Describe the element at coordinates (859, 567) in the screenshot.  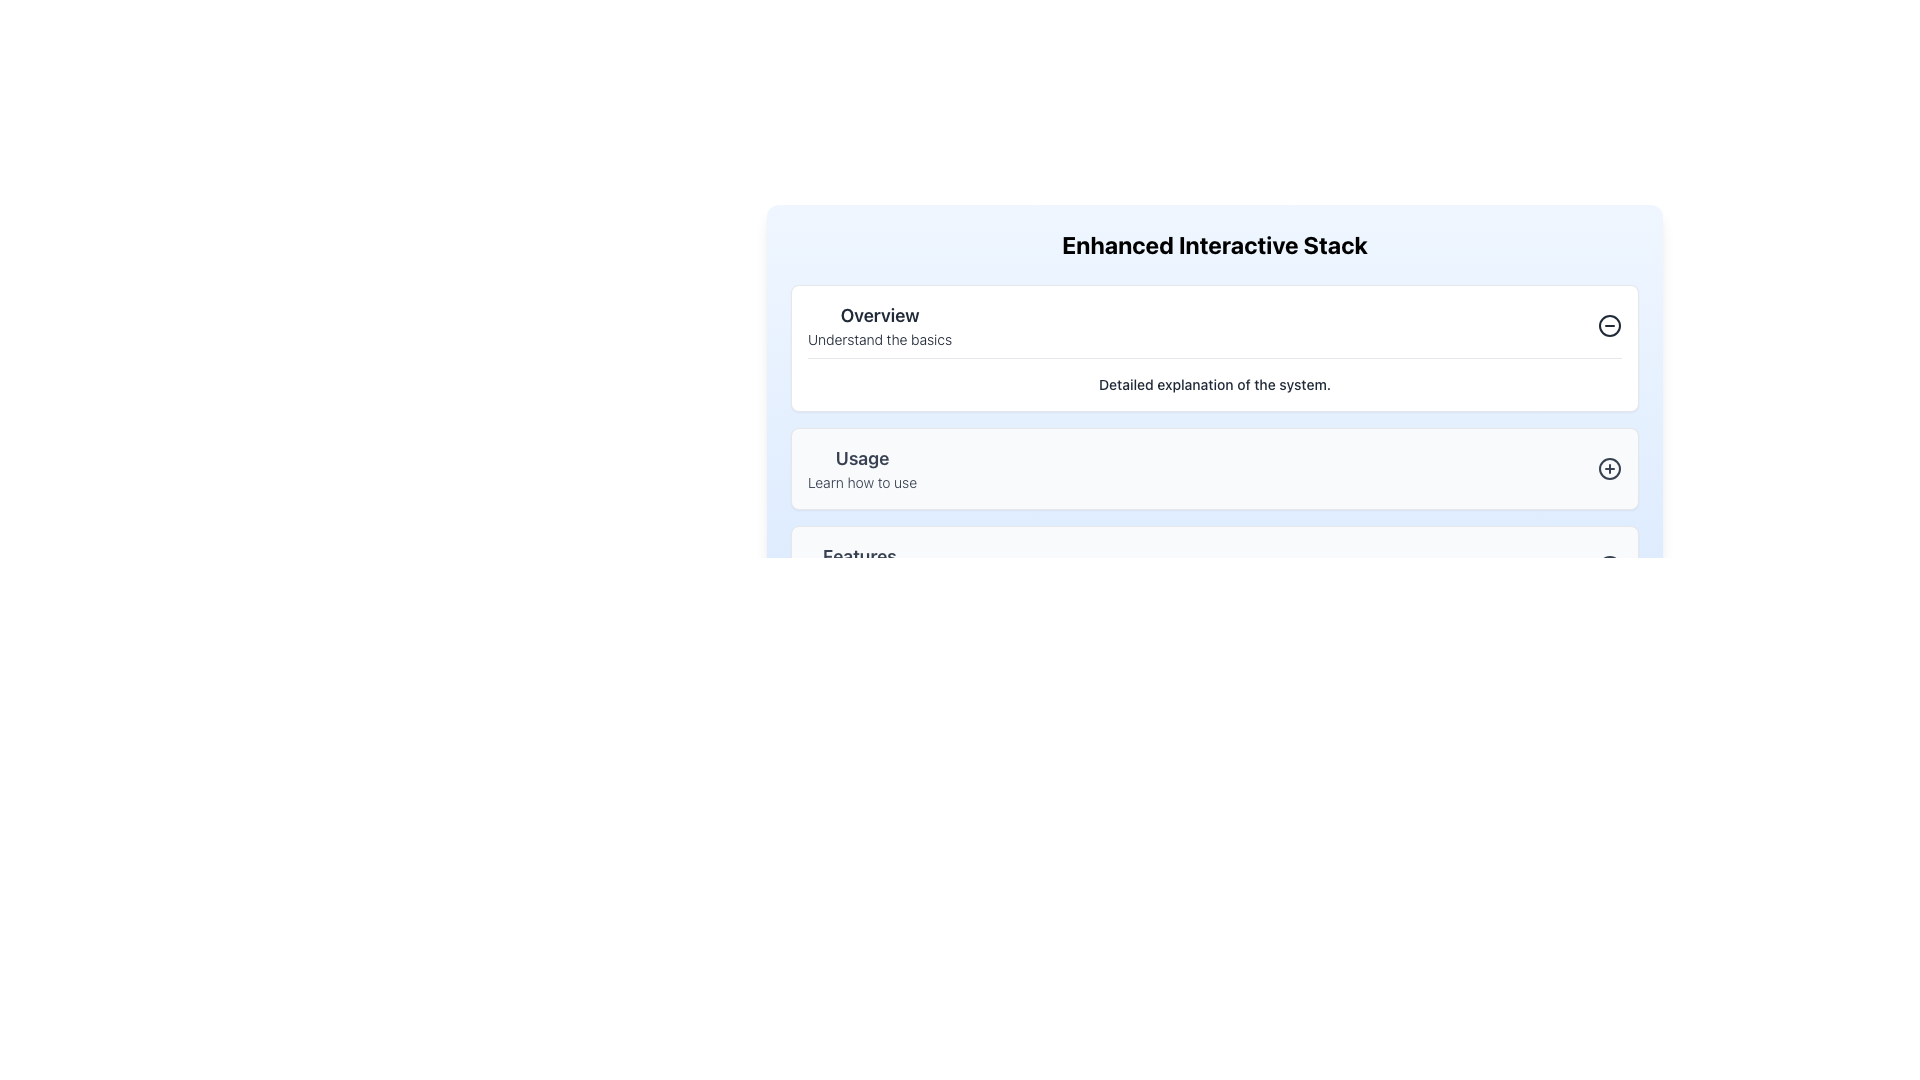
I see `the Informational text block that provides information about the 'Features' section, located below the 'Usage' section, and describes it as 'Explore features'` at that location.